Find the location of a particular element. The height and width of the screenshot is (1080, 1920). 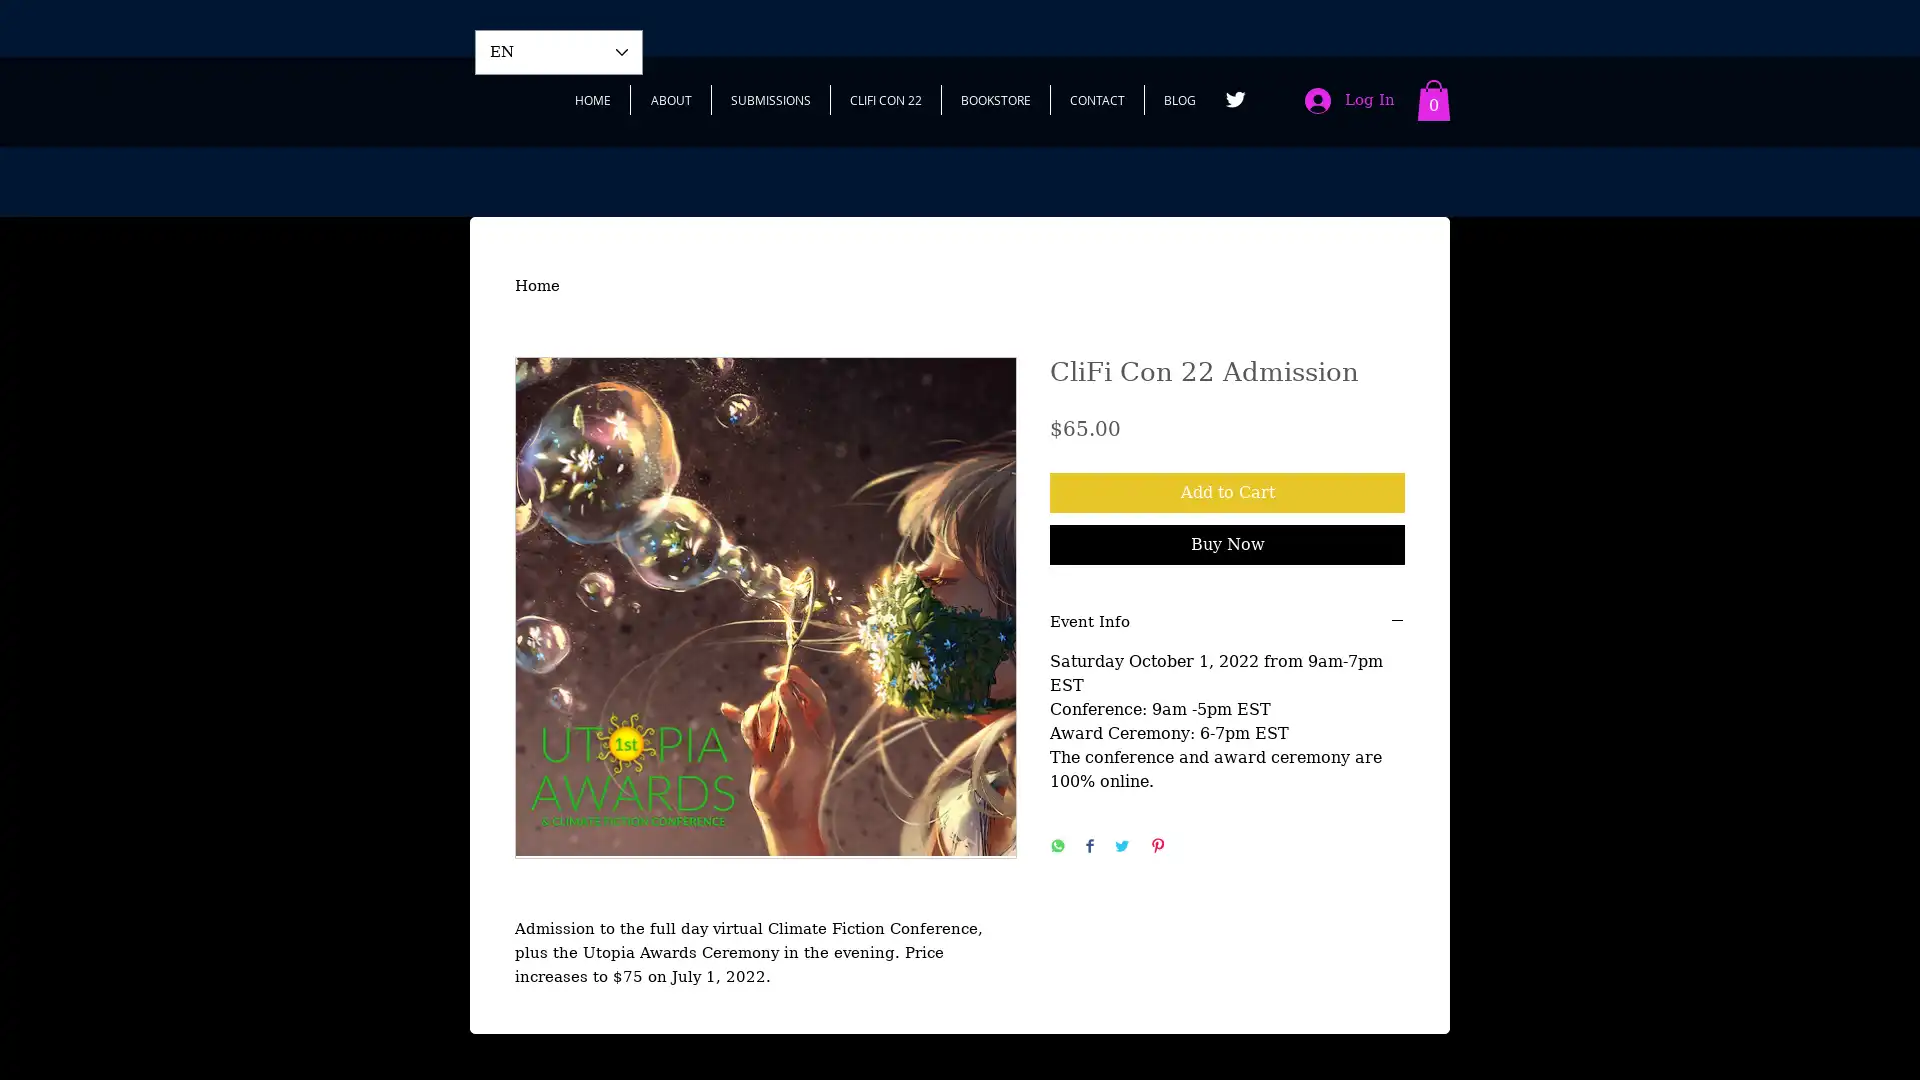

Share on WhatsApp is located at coordinates (1056, 847).